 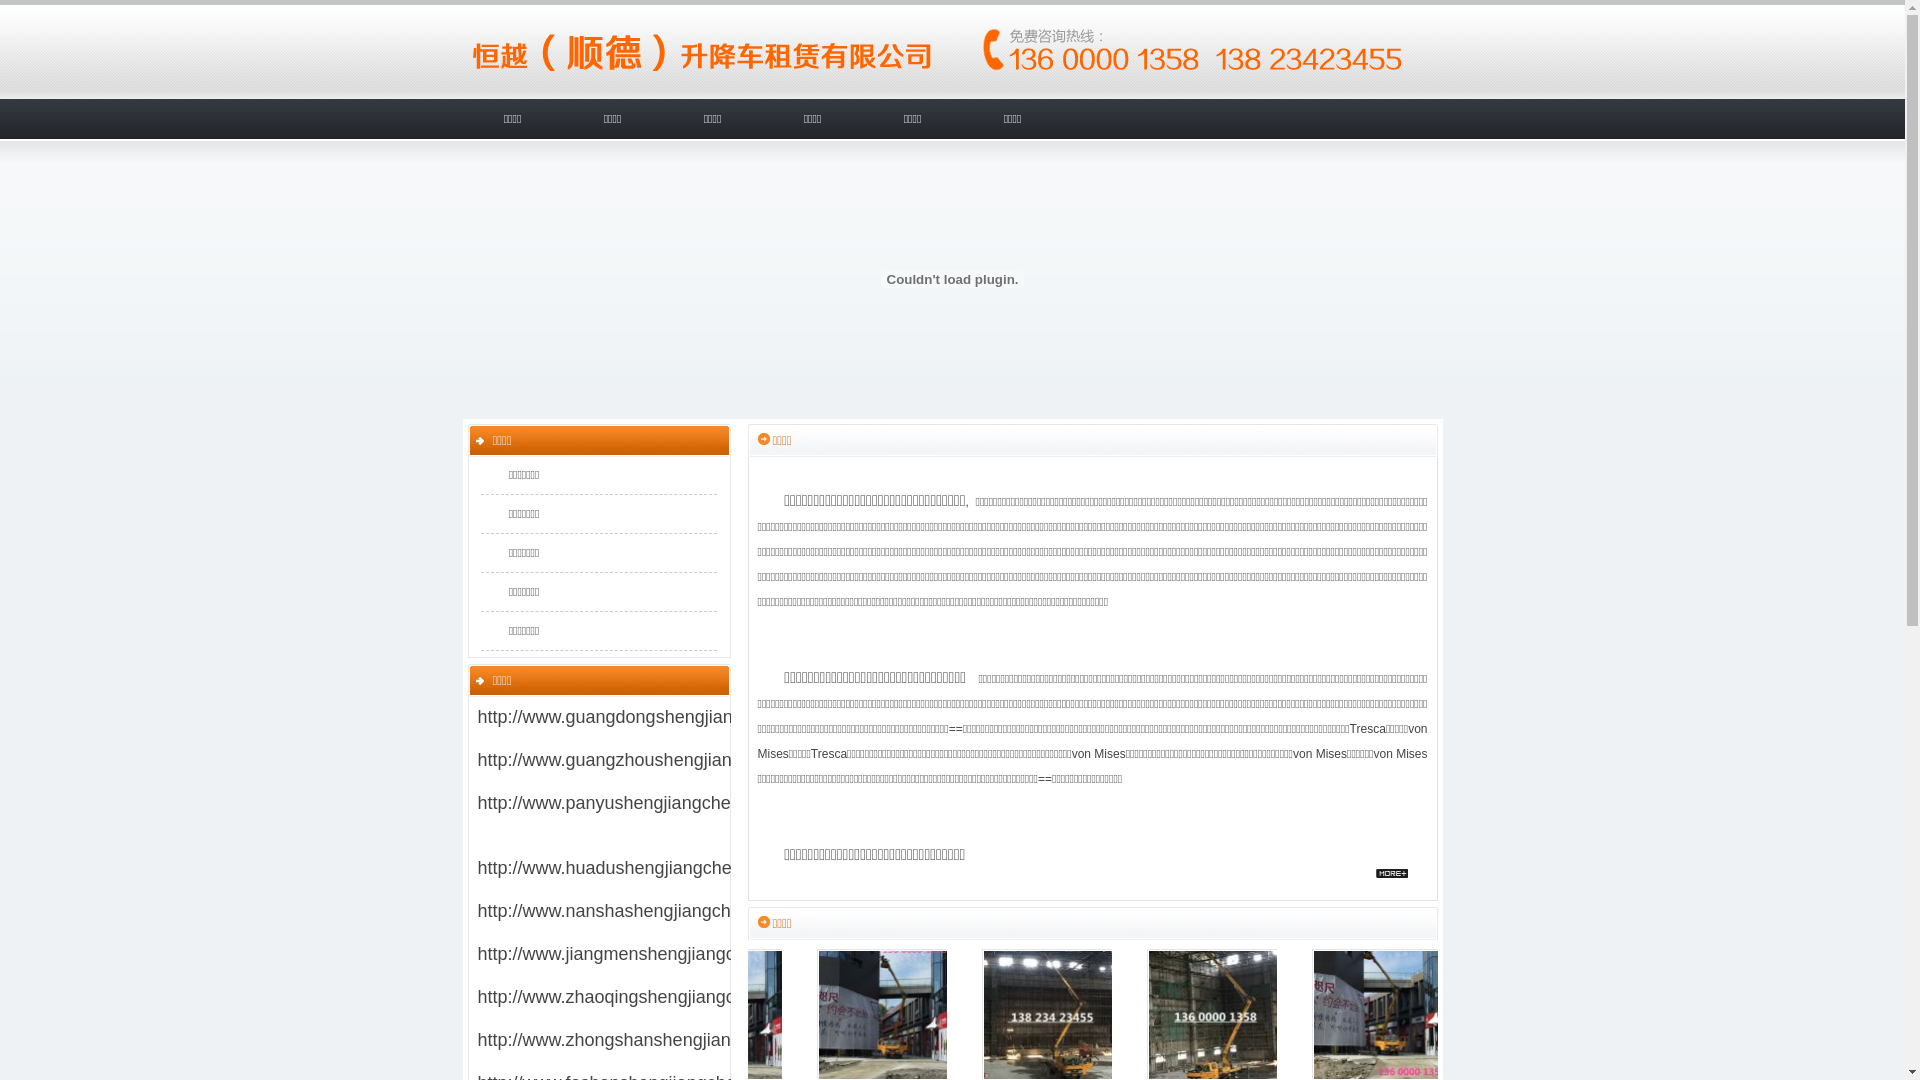 What do you see at coordinates (651, 866) in the screenshot?
I see `'http://www.huadushengjiangchechuzu.com/'` at bounding box center [651, 866].